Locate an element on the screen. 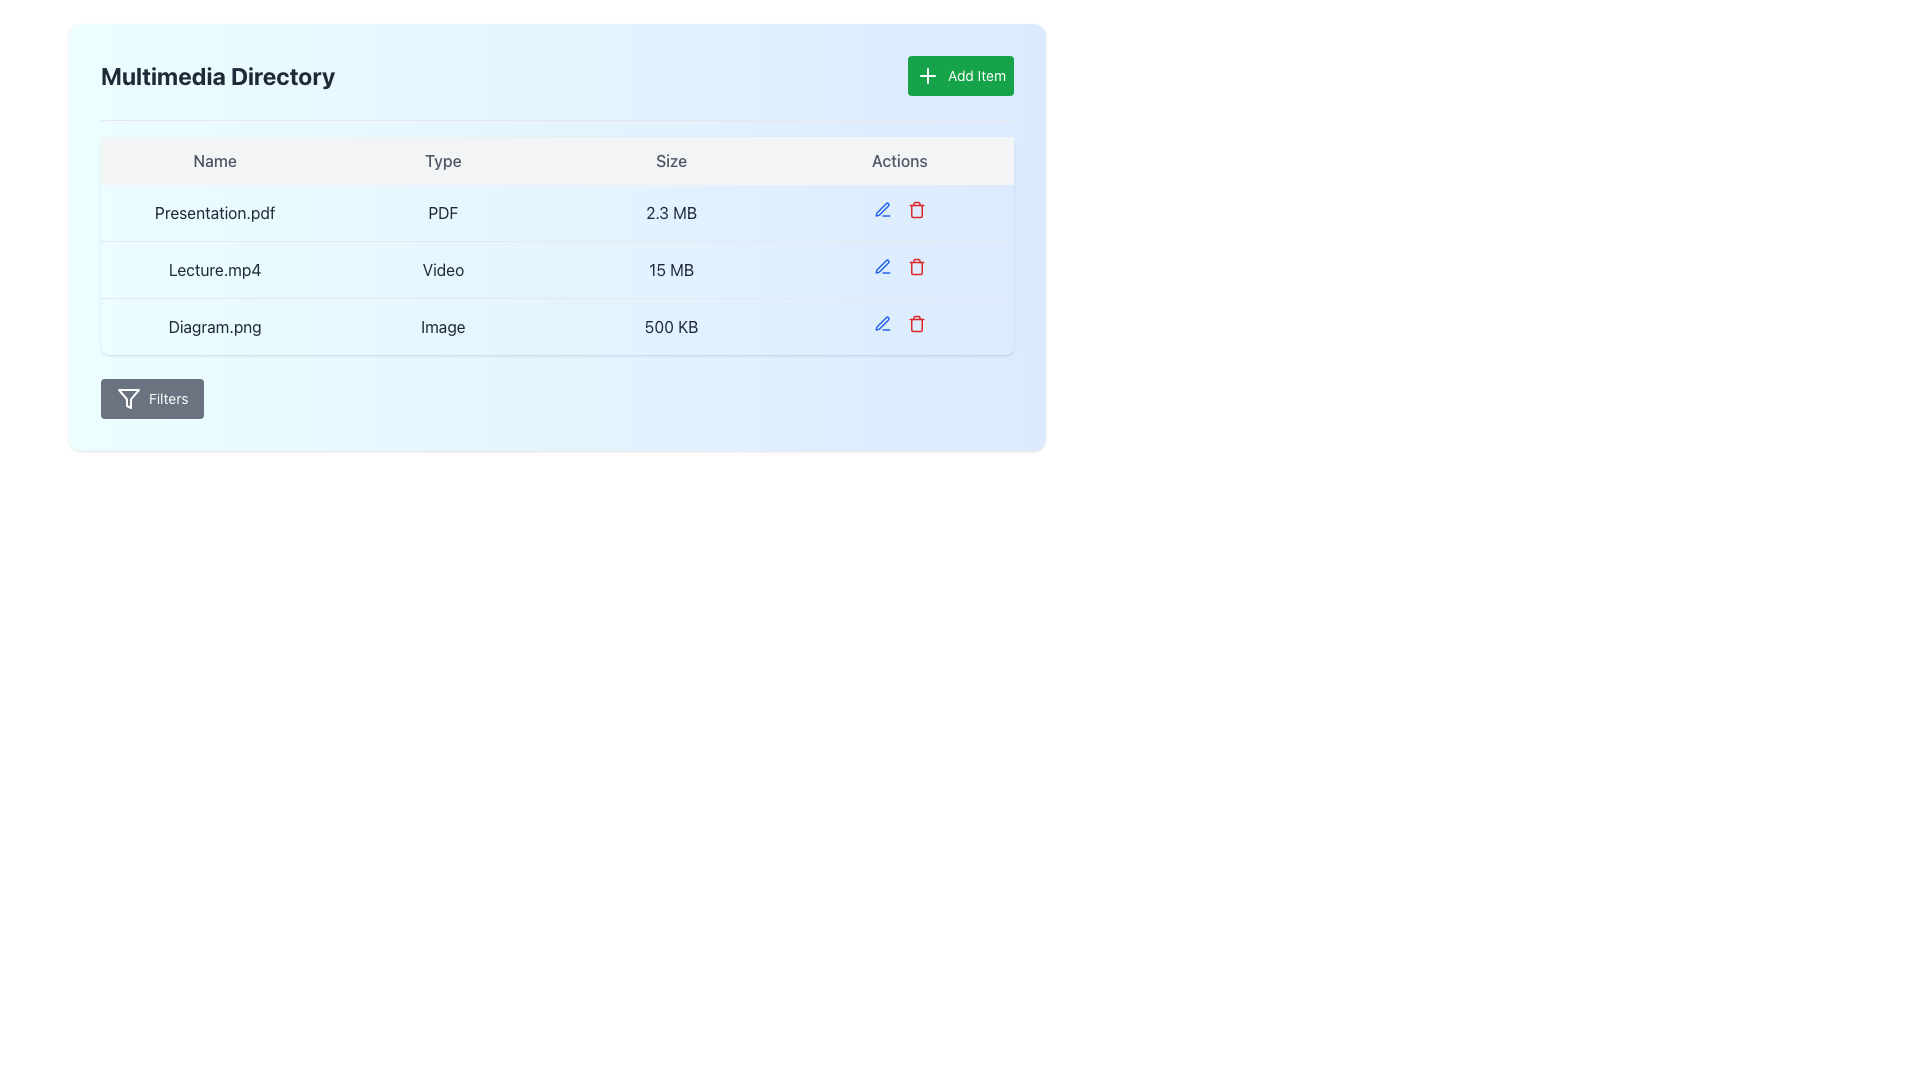 This screenshot has width=1920, height=1080. the bottom-most row in the multimedia directory table representing the file named 'Diagram.png' is located at coordinates (557, 325).